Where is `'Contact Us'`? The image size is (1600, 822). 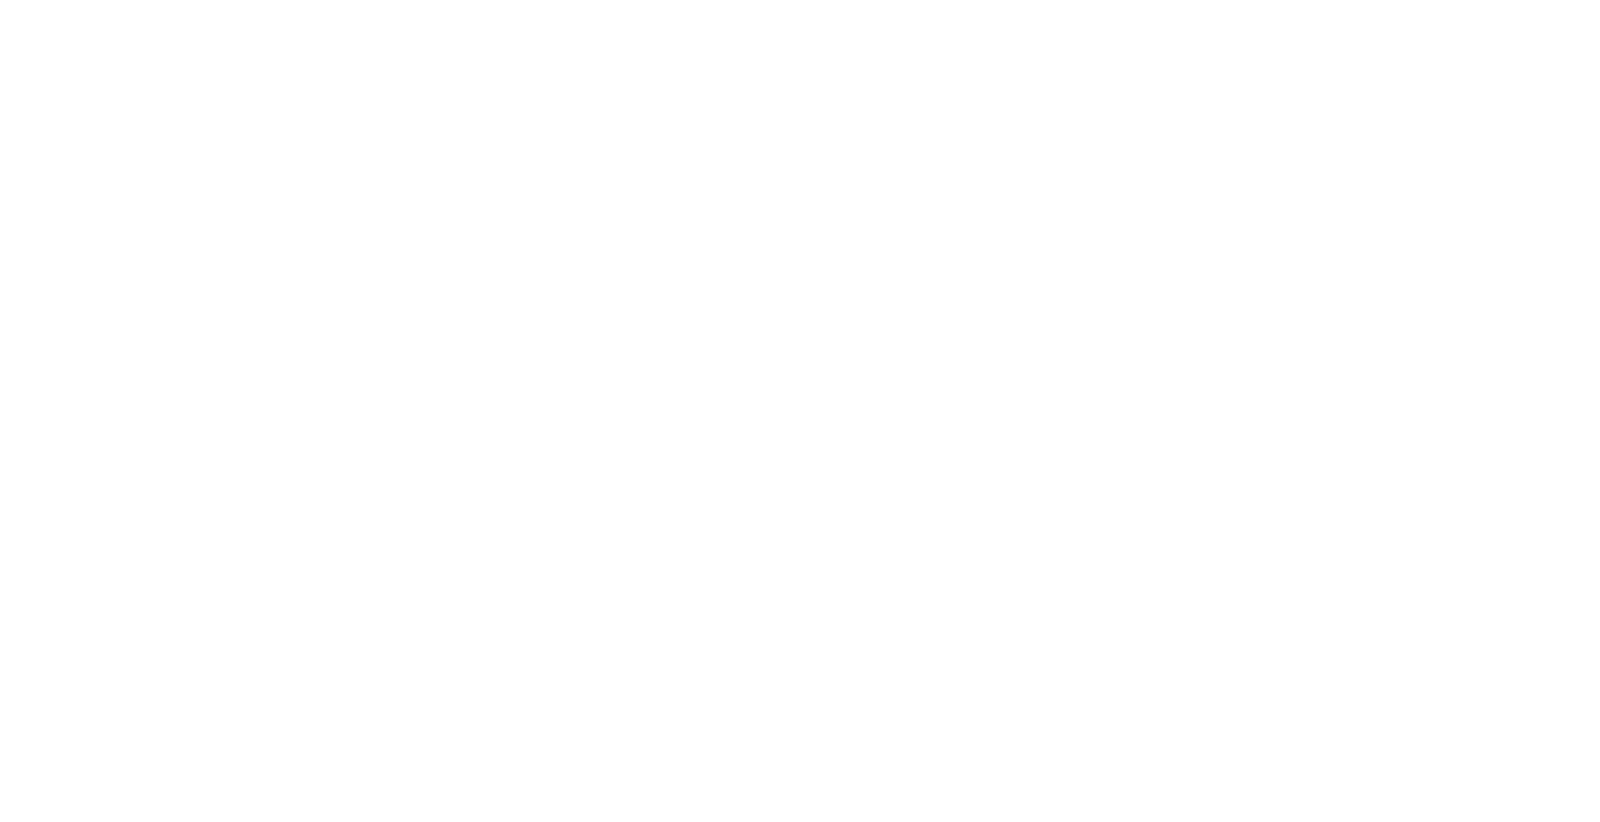 'Contact Us' is located at coordinates (748, 257).